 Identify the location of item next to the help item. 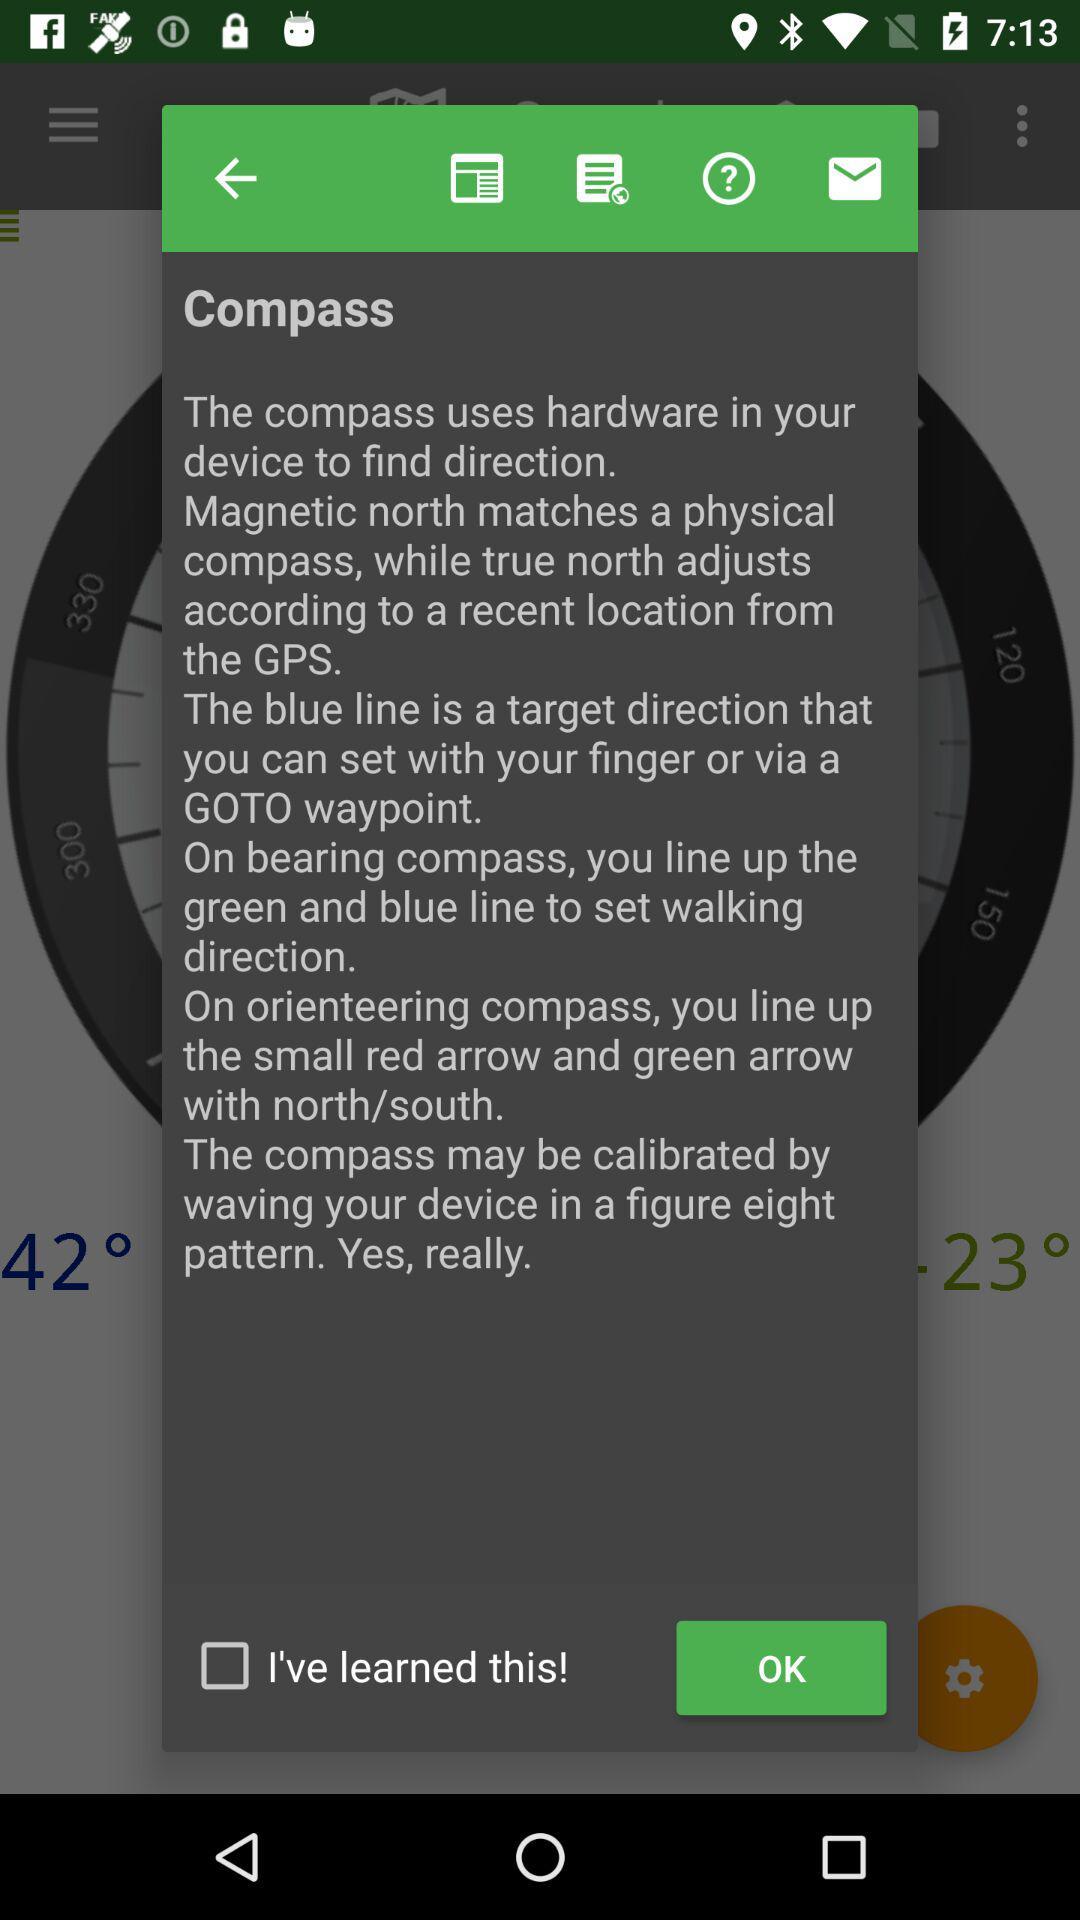
(234, 178).